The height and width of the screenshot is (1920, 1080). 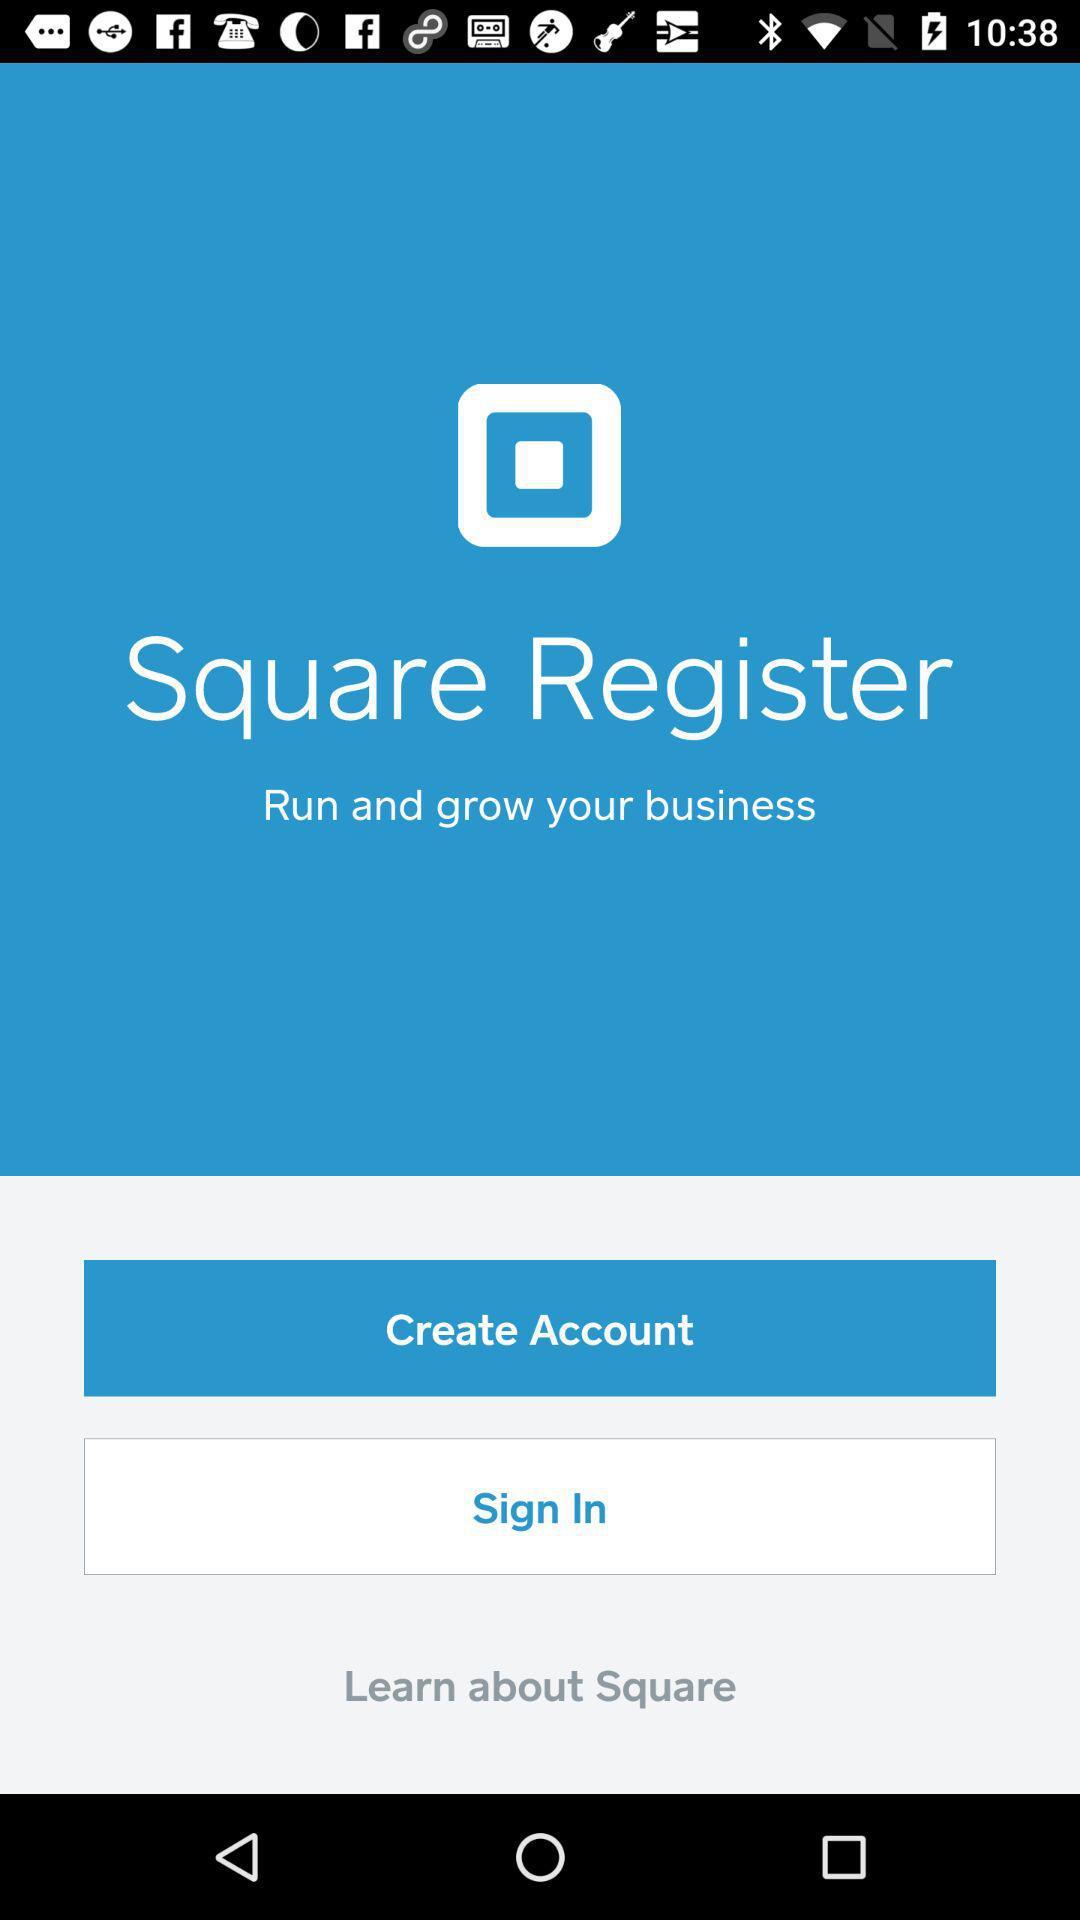 What do you see at coordinates (540, 1328) in the screenshot?
I see `icon above sign in icon` at bounding box center [540, 1328].